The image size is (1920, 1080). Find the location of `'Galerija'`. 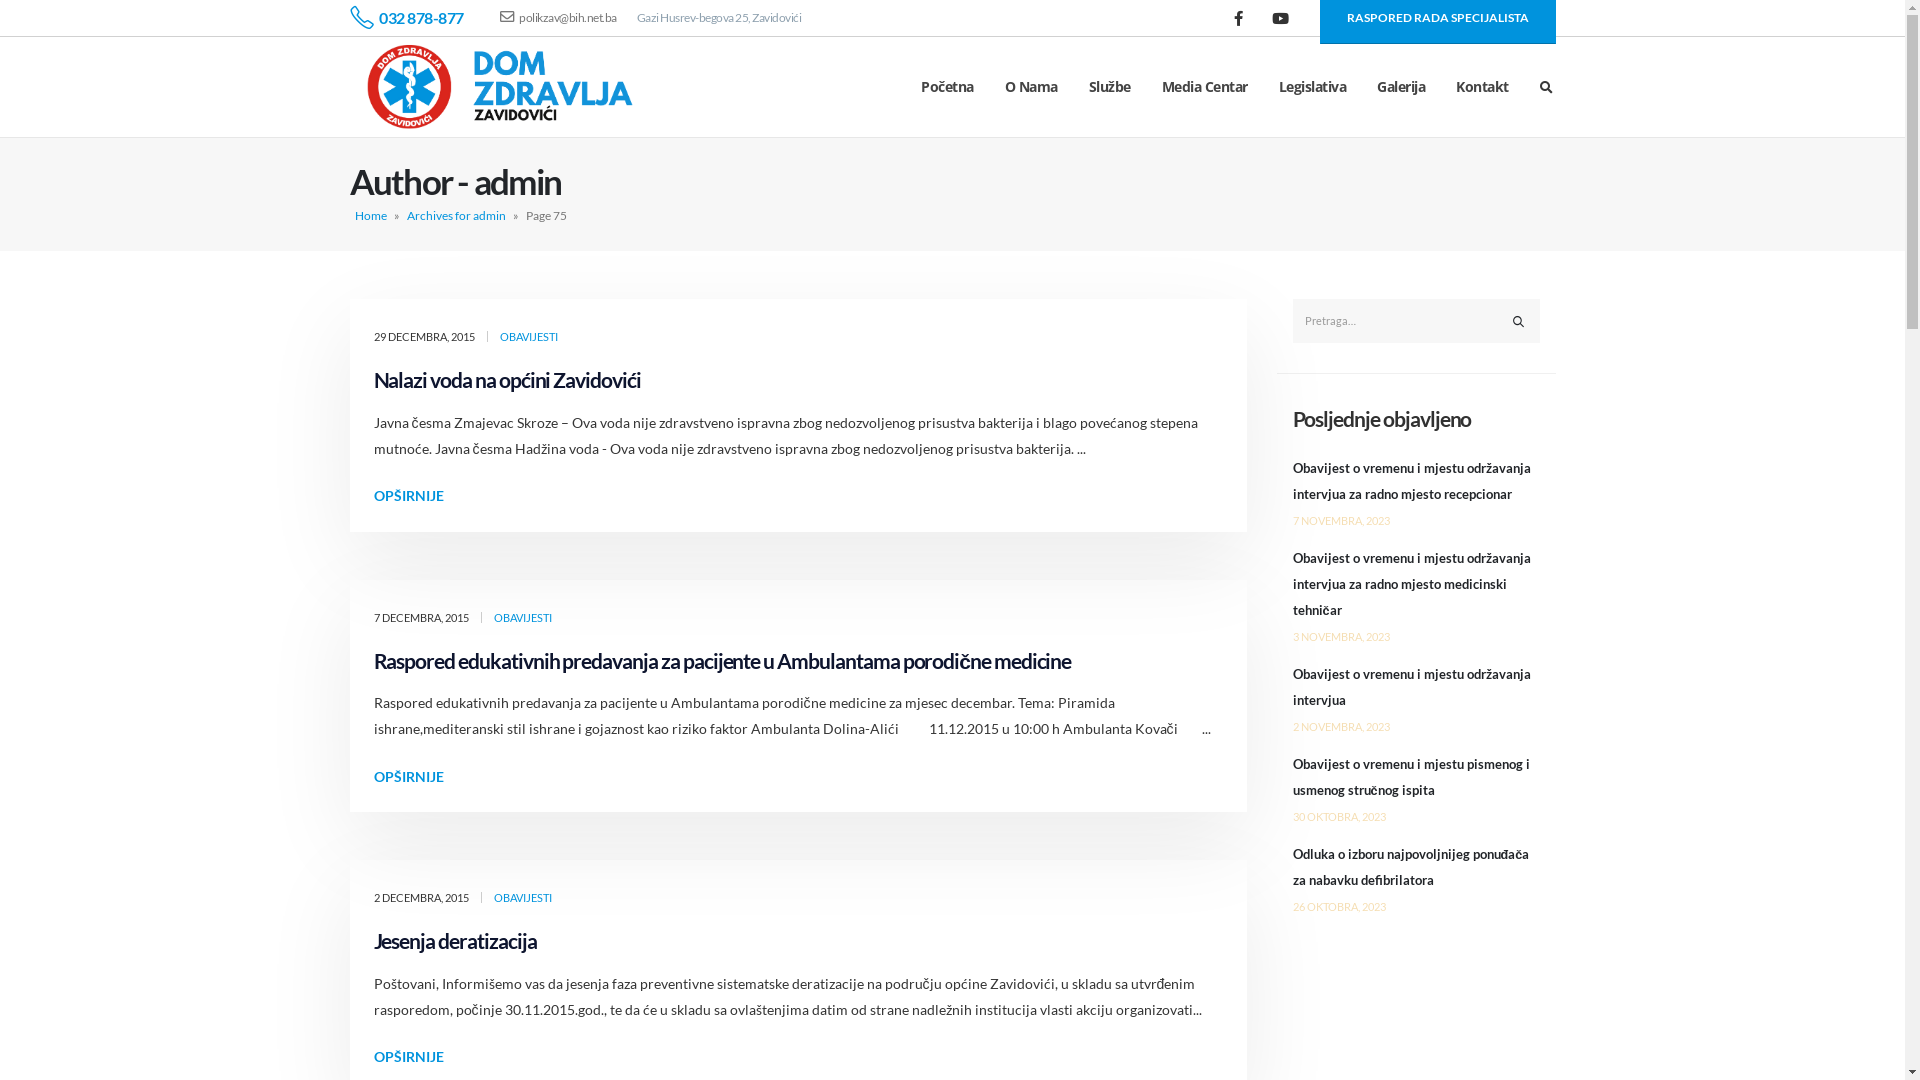

'Galerija' is located at coordinates (1400, 86).